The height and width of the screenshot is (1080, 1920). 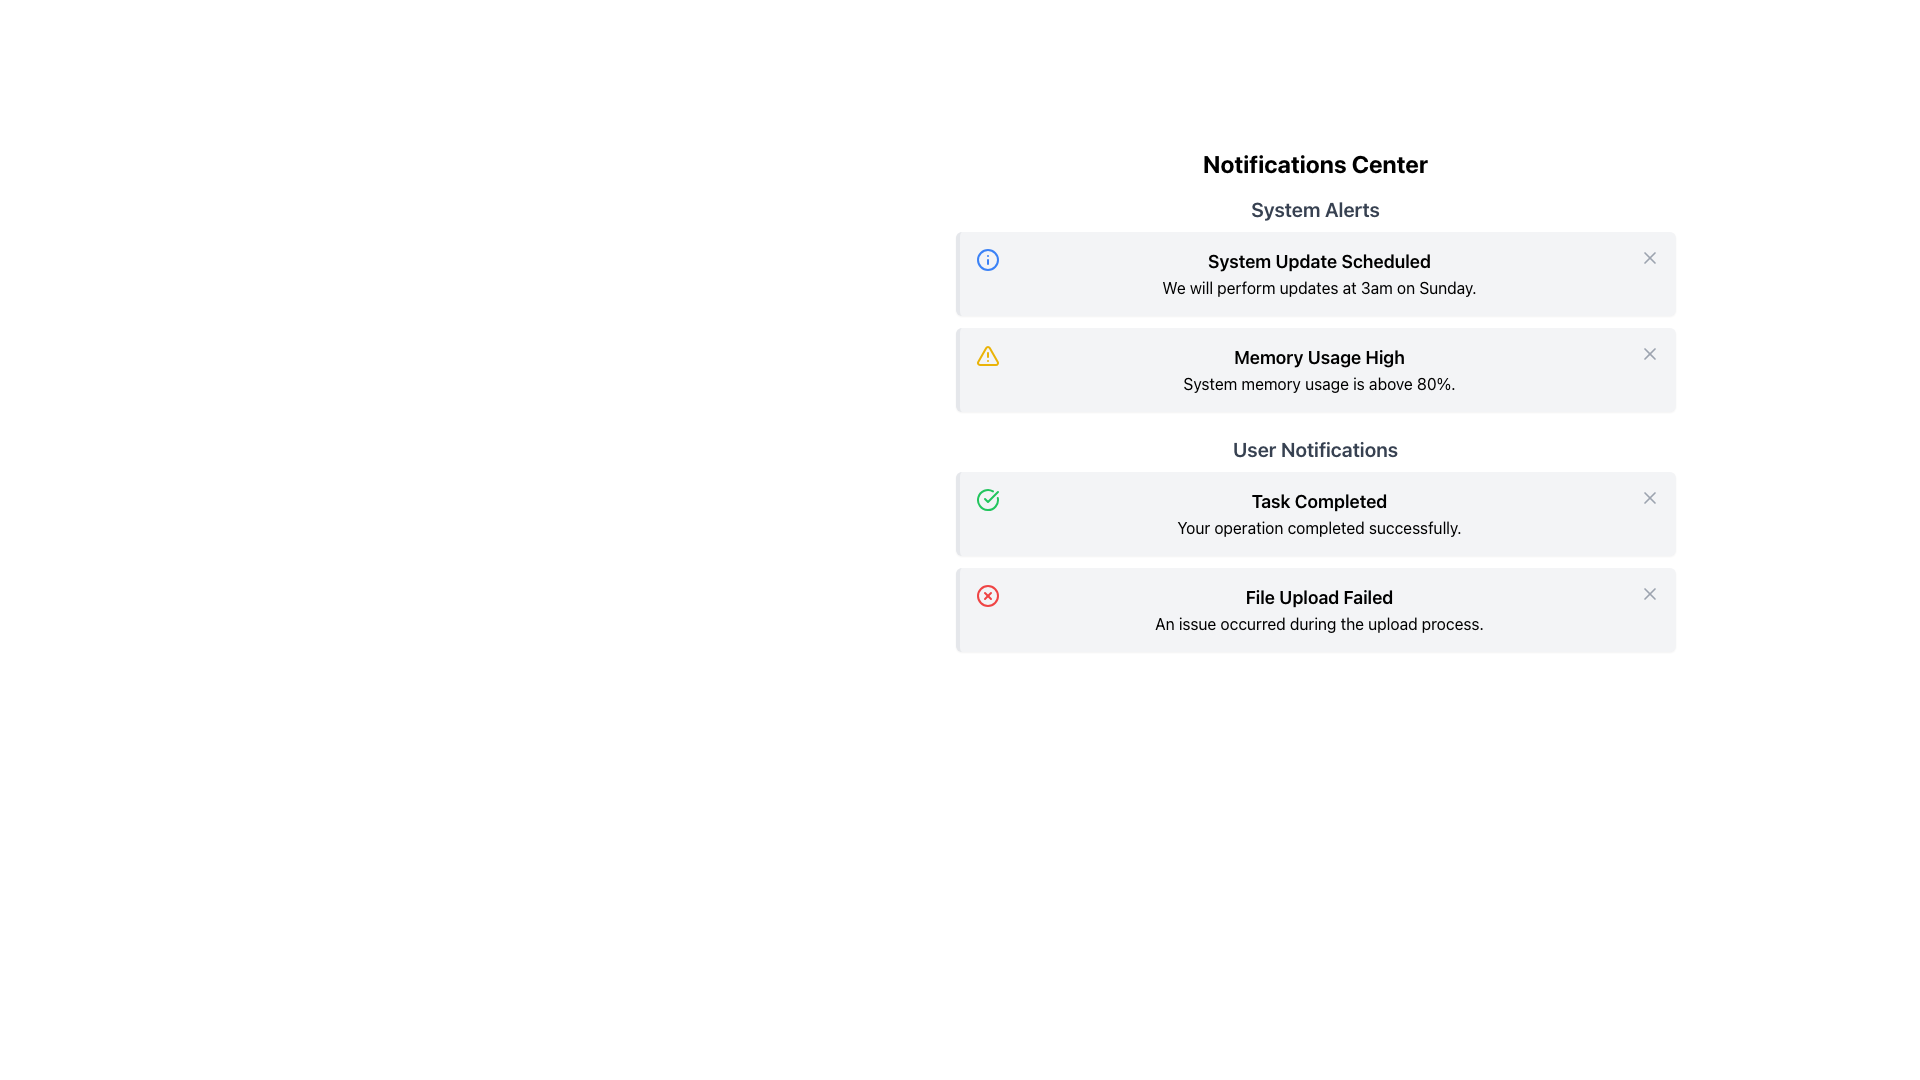 What do you see at coordinates (987, 499) in the screenshot?
I see `the circular green icon with a checkmark that indicates success, located to the left of the 'Task Completed' notification in the User Notifications section` at bounding box center [987, 499].